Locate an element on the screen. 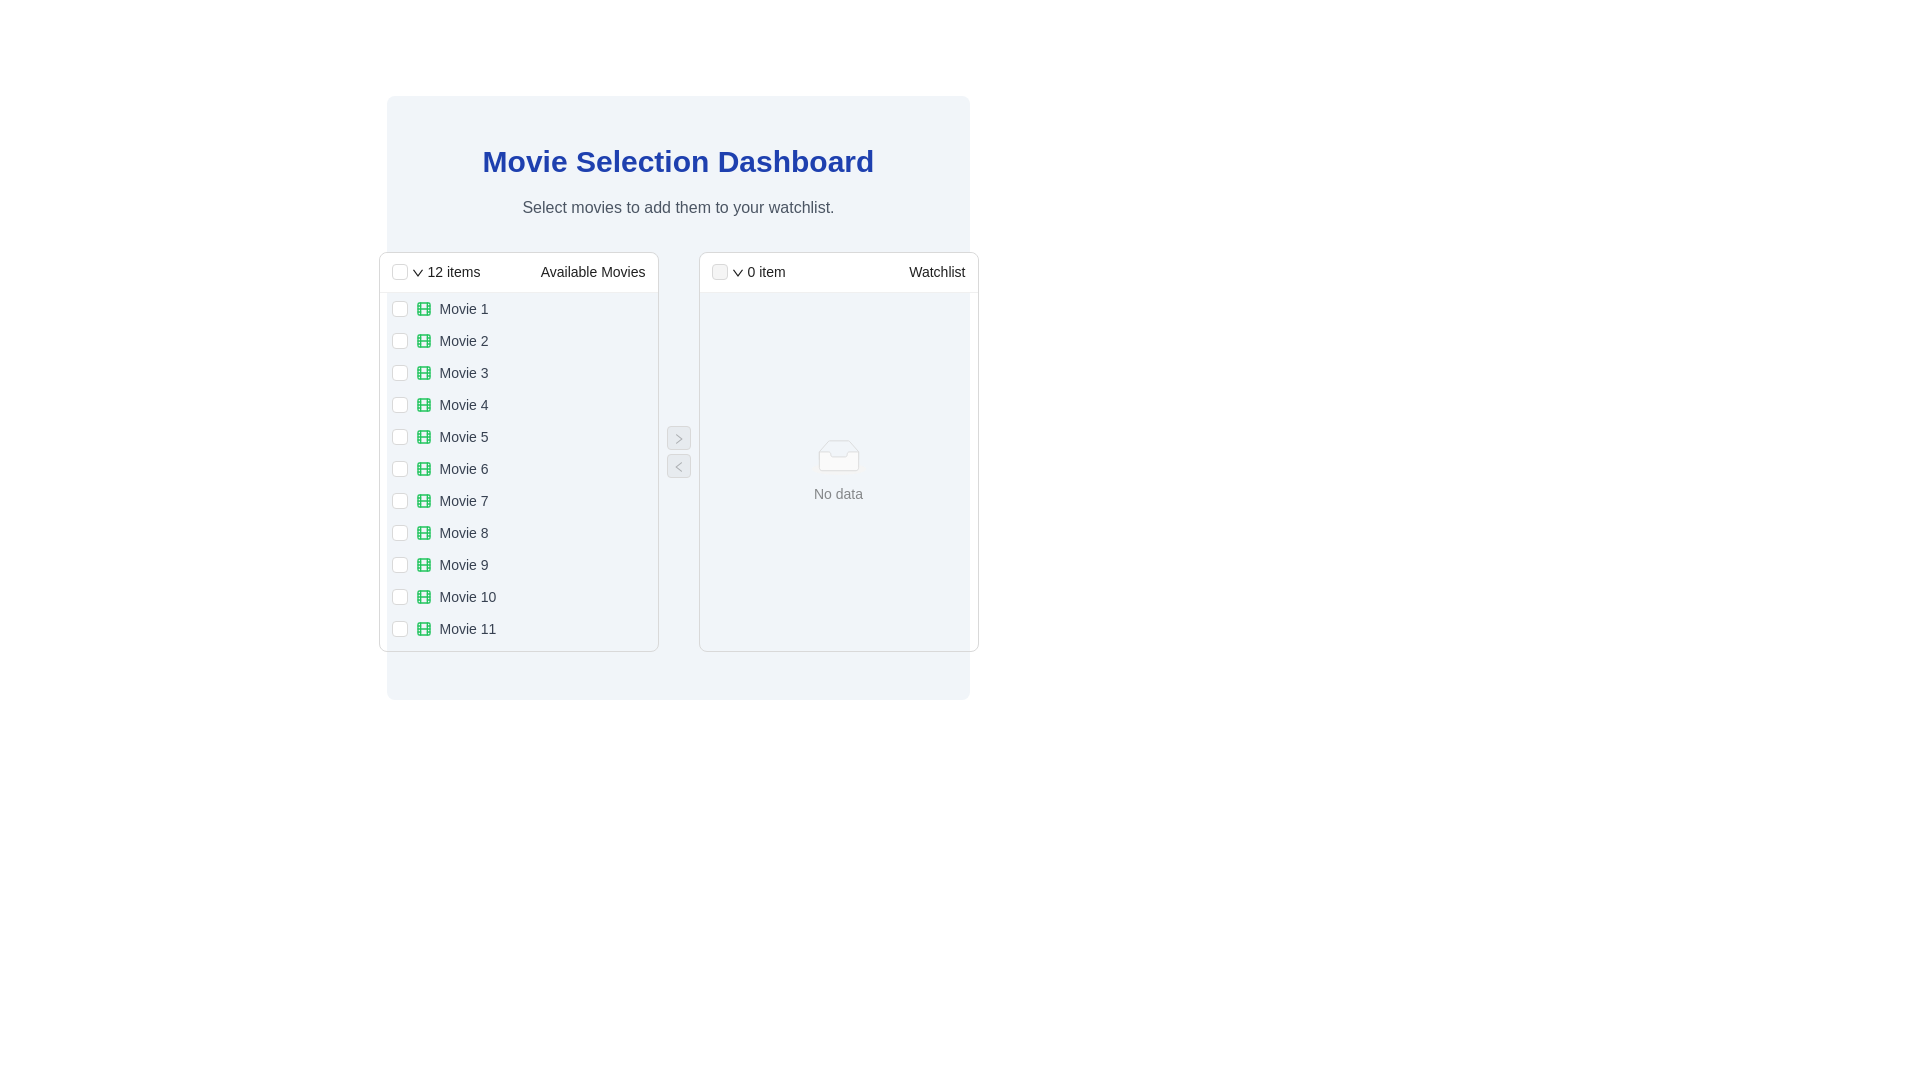 The image size is (1920, 1080). the sixth movie title in the 'Available Movies' section is located at coordinates (518, 471).